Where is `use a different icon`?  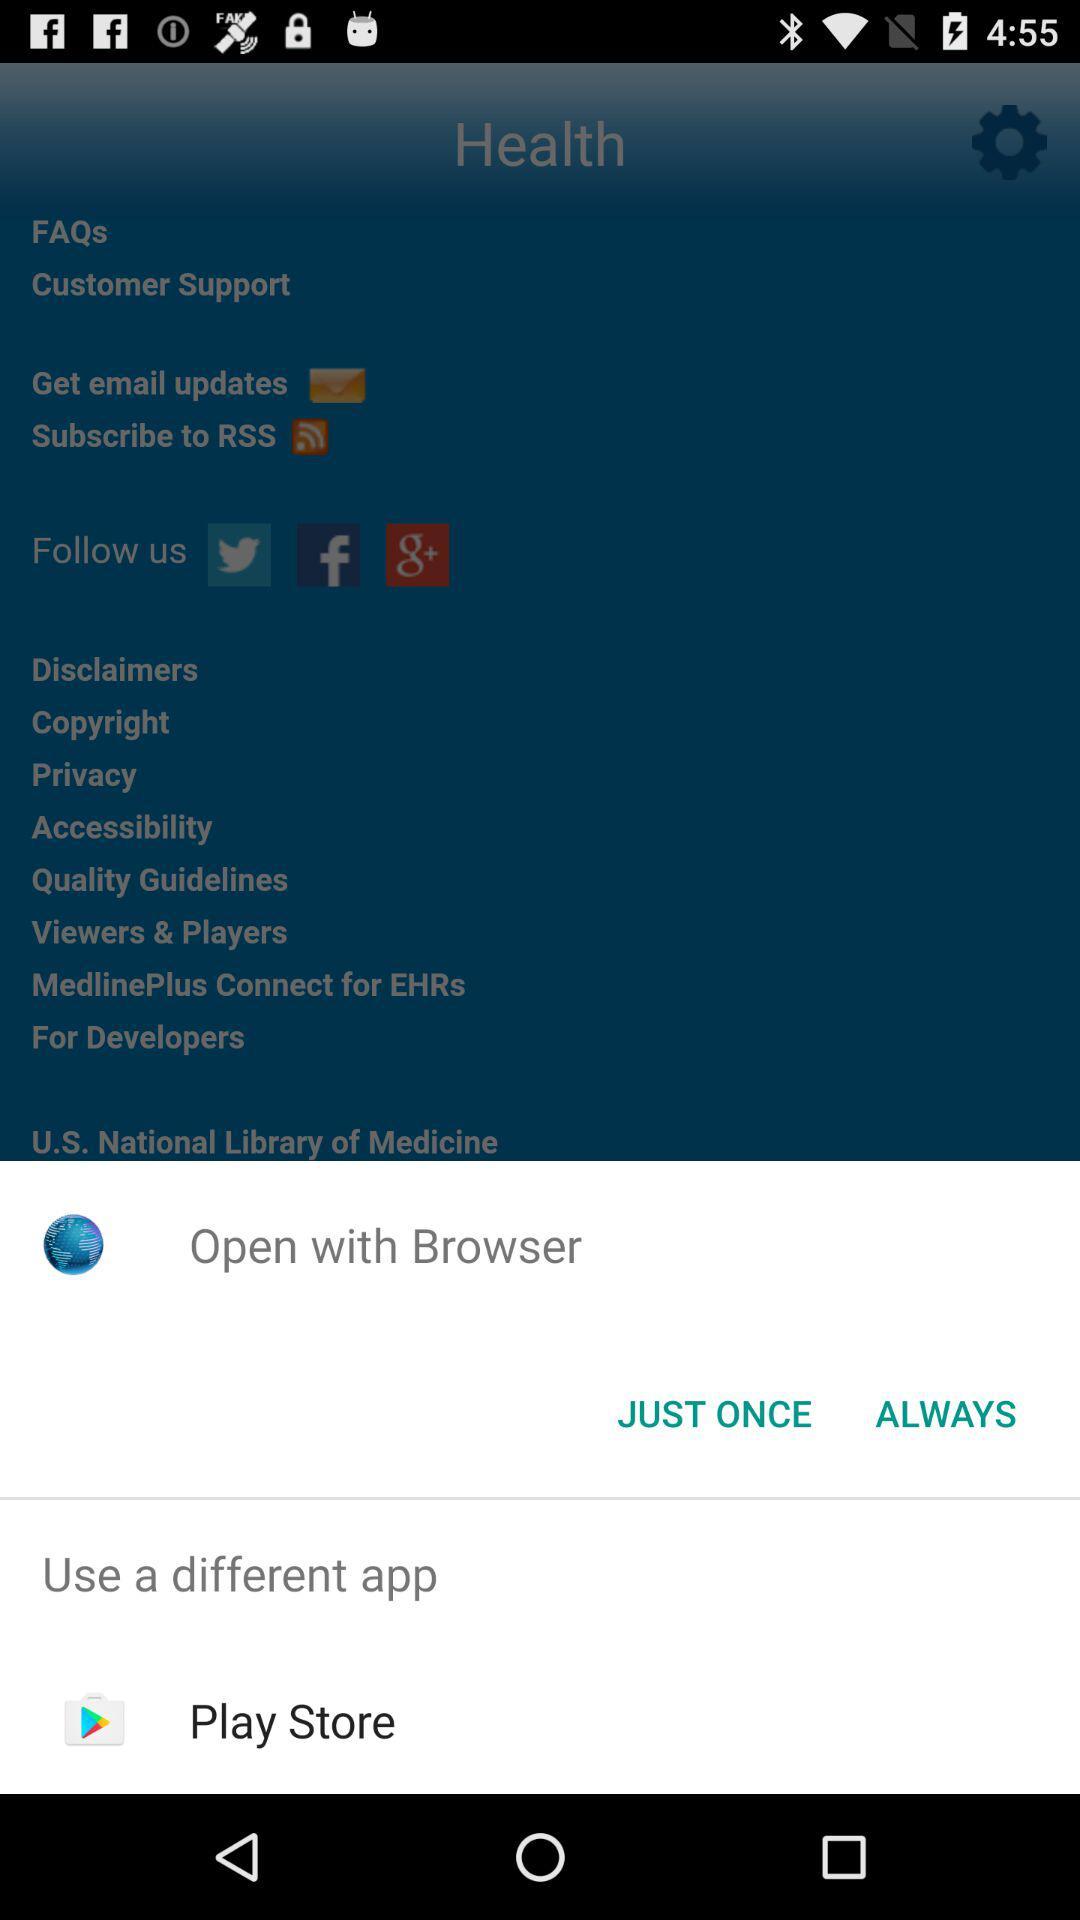
use a different icon is located at coordinates (540, 1572).